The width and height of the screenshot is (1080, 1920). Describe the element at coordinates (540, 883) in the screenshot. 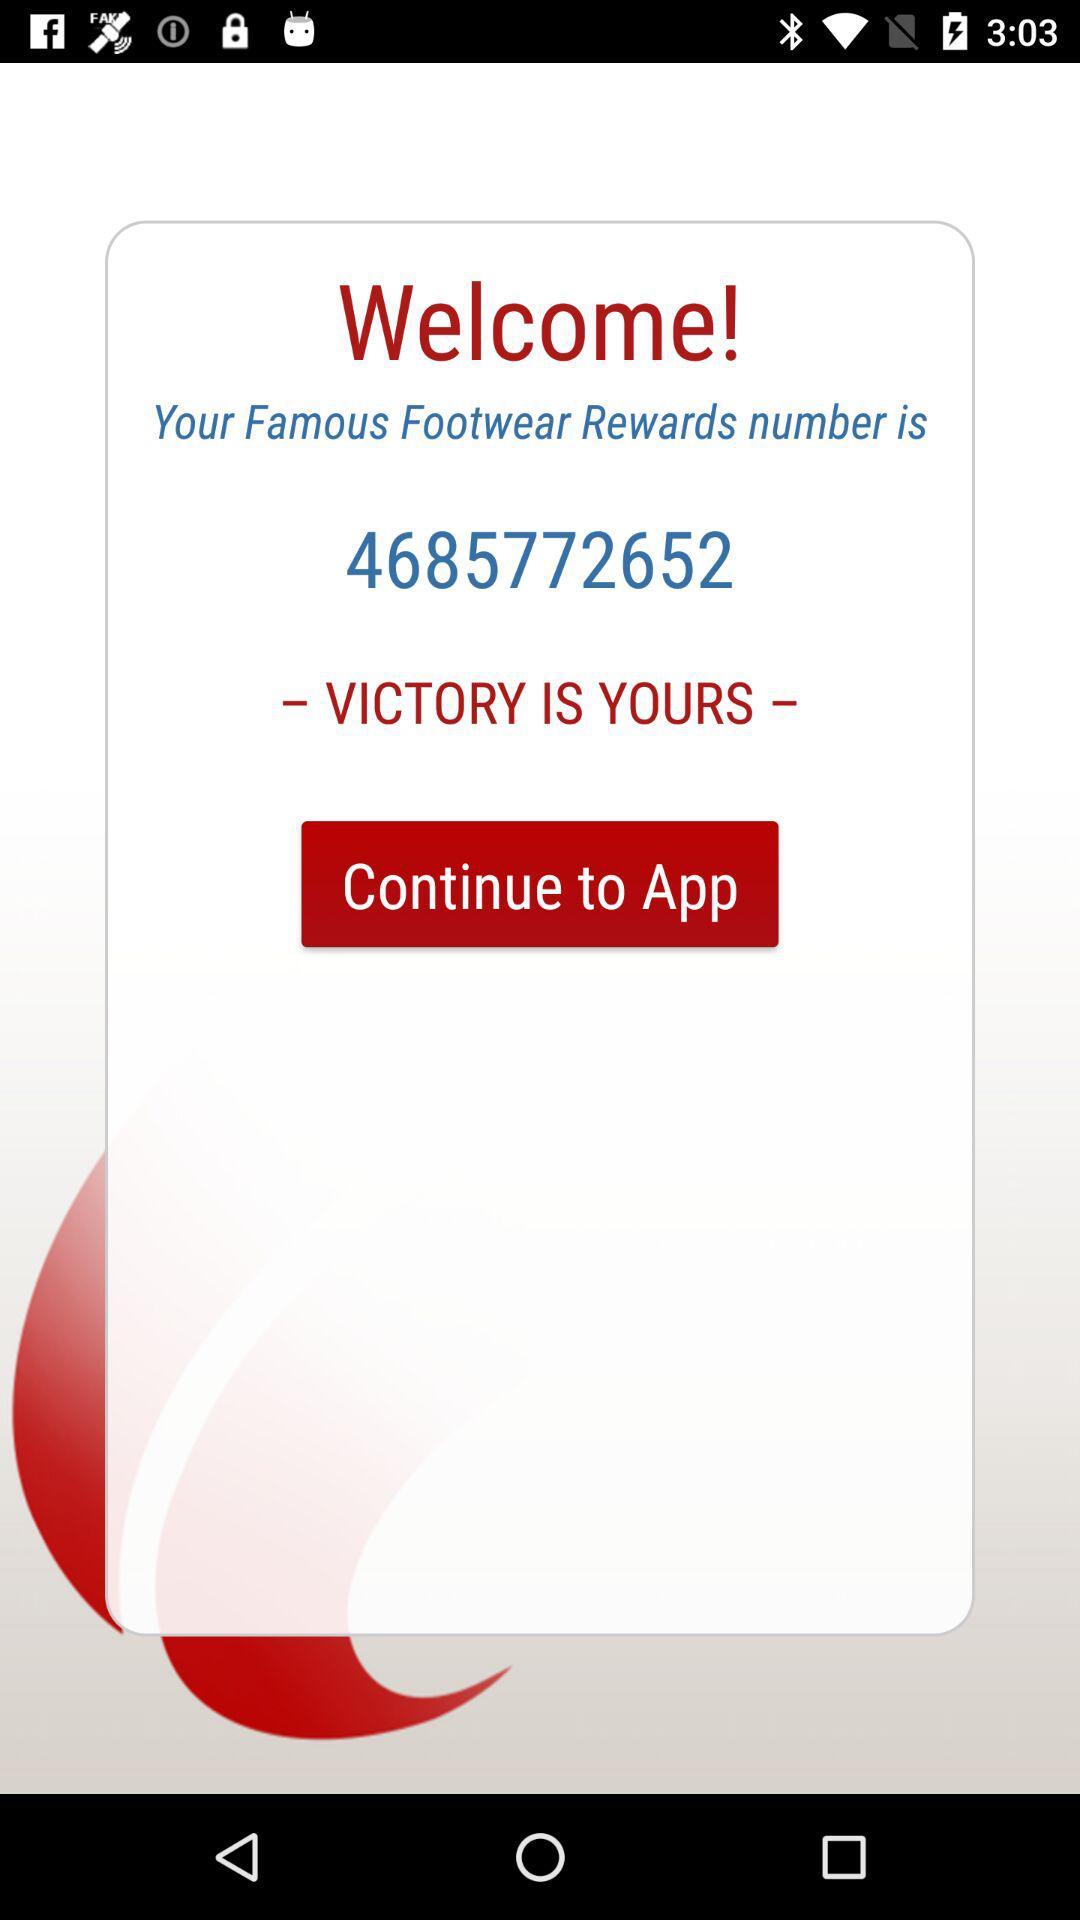

I see `the continue to app item` at that location.